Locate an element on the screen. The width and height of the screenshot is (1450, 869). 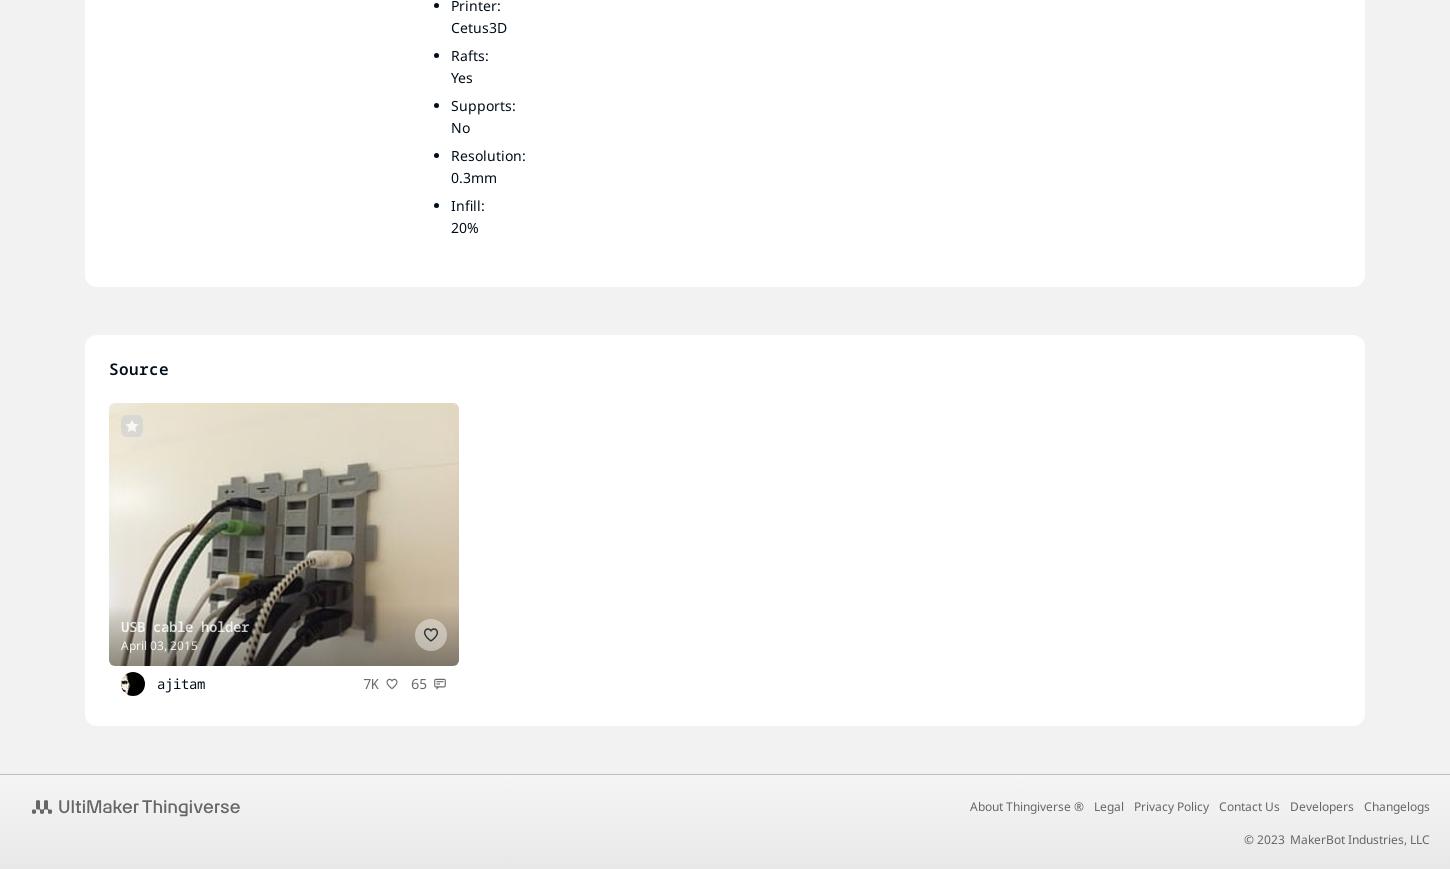
'Rafts' is located at coordinates (467, 54).